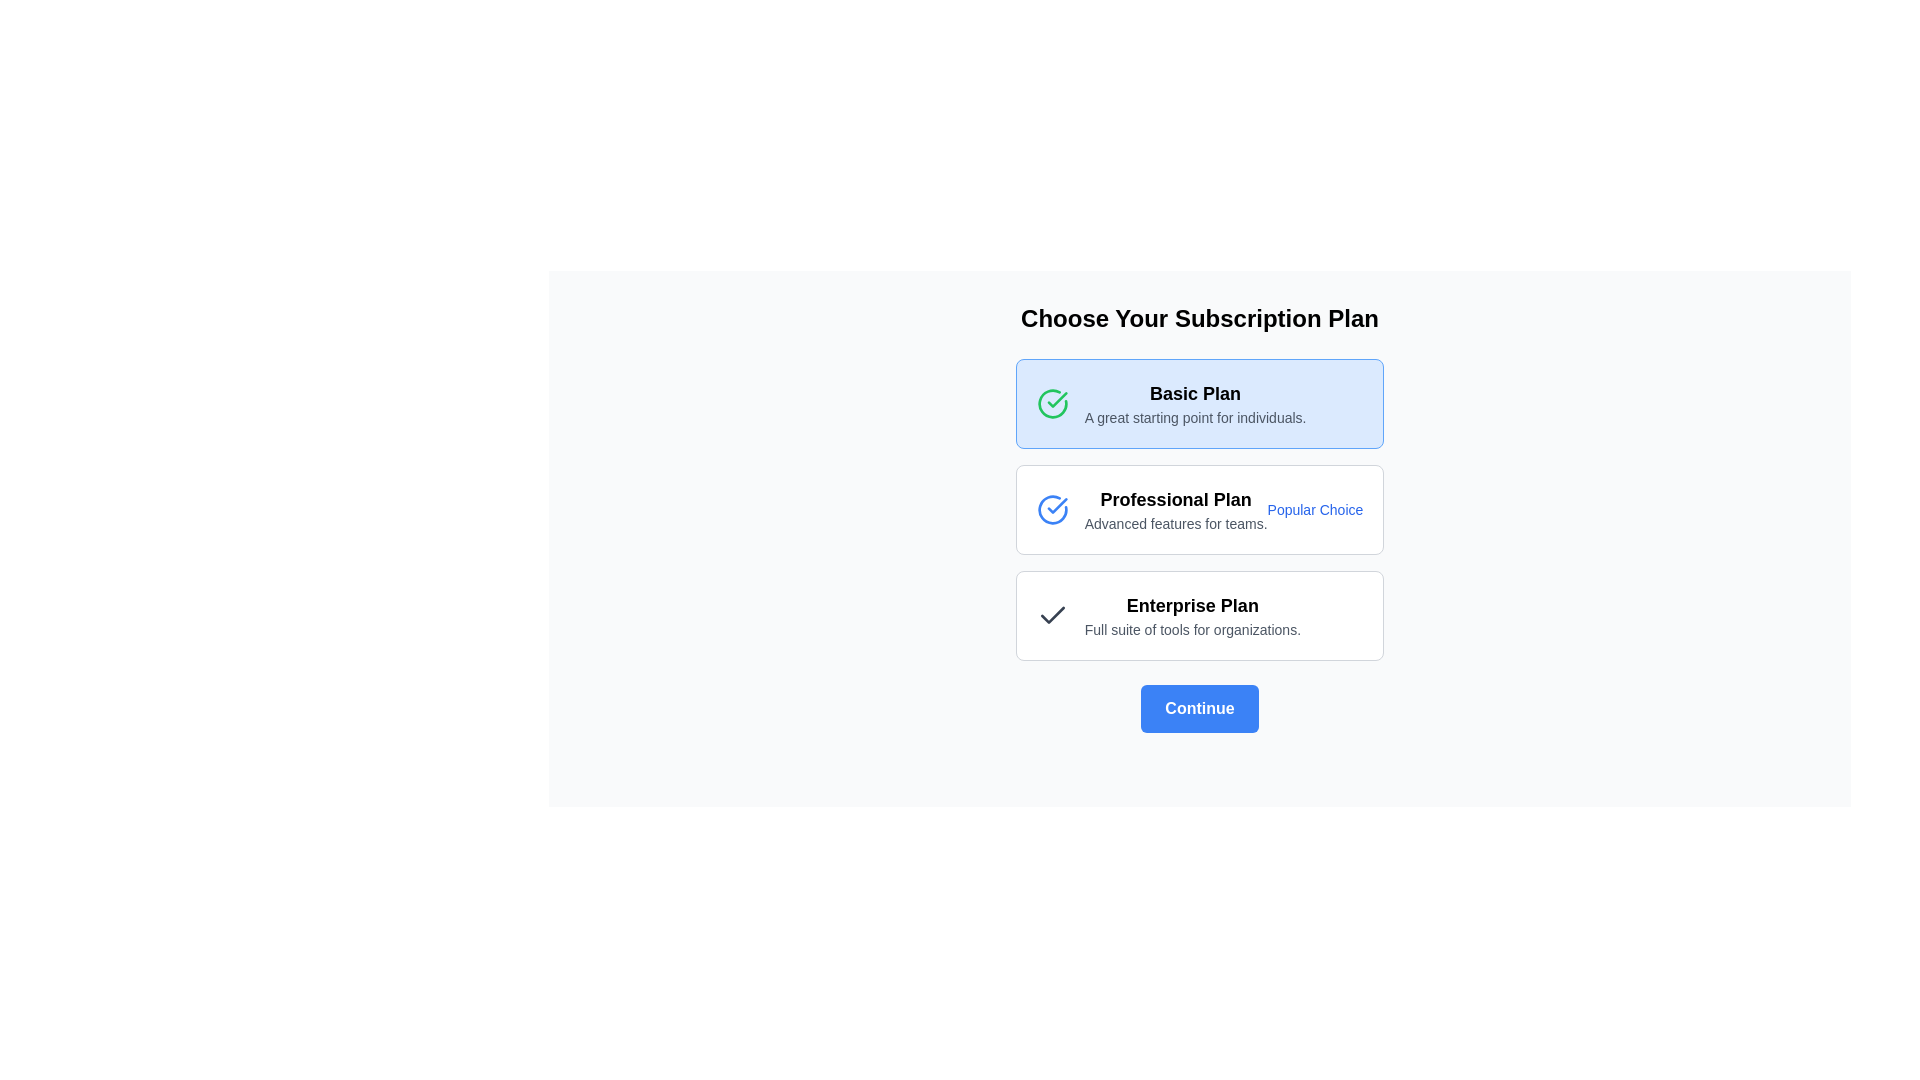 The height and width of the screenshot is (1080, 1920). Describe the element at coordinates (1192, 615) in the screenshot. I see `text description element which displays 'Enterprise Plan' and 'Full suite of tools for organizations.' positioned centrally in the third plan option of the subscription list` at that location.